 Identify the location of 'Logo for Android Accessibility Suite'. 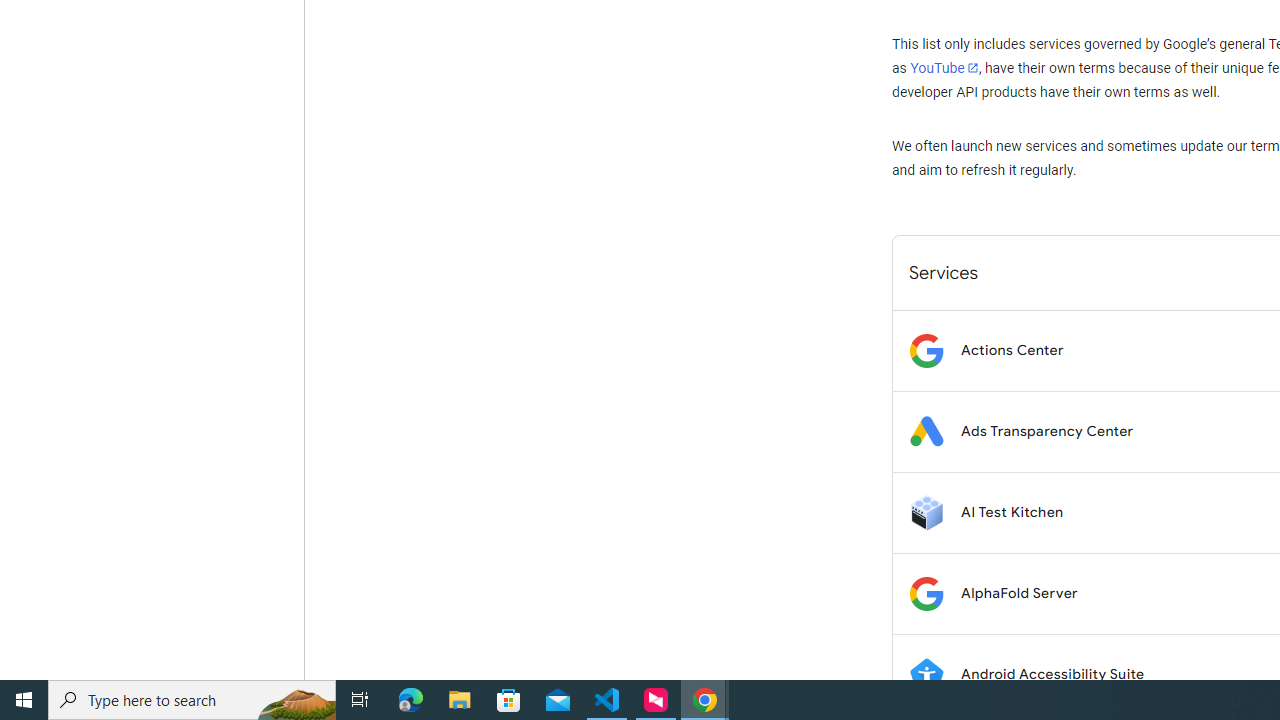
(925, 674).